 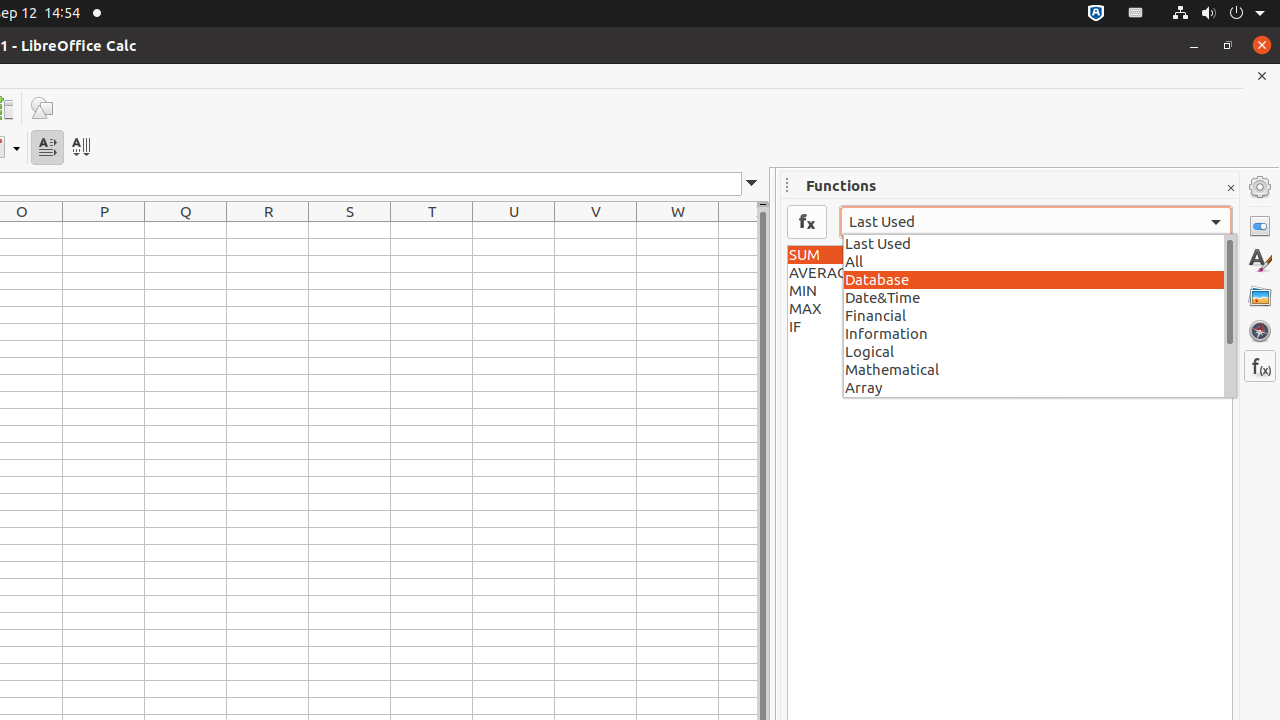 What do you see at coordinates (1040, 387) in the screenshot?
I see `'Array'` at bounding box center [1040, 387].